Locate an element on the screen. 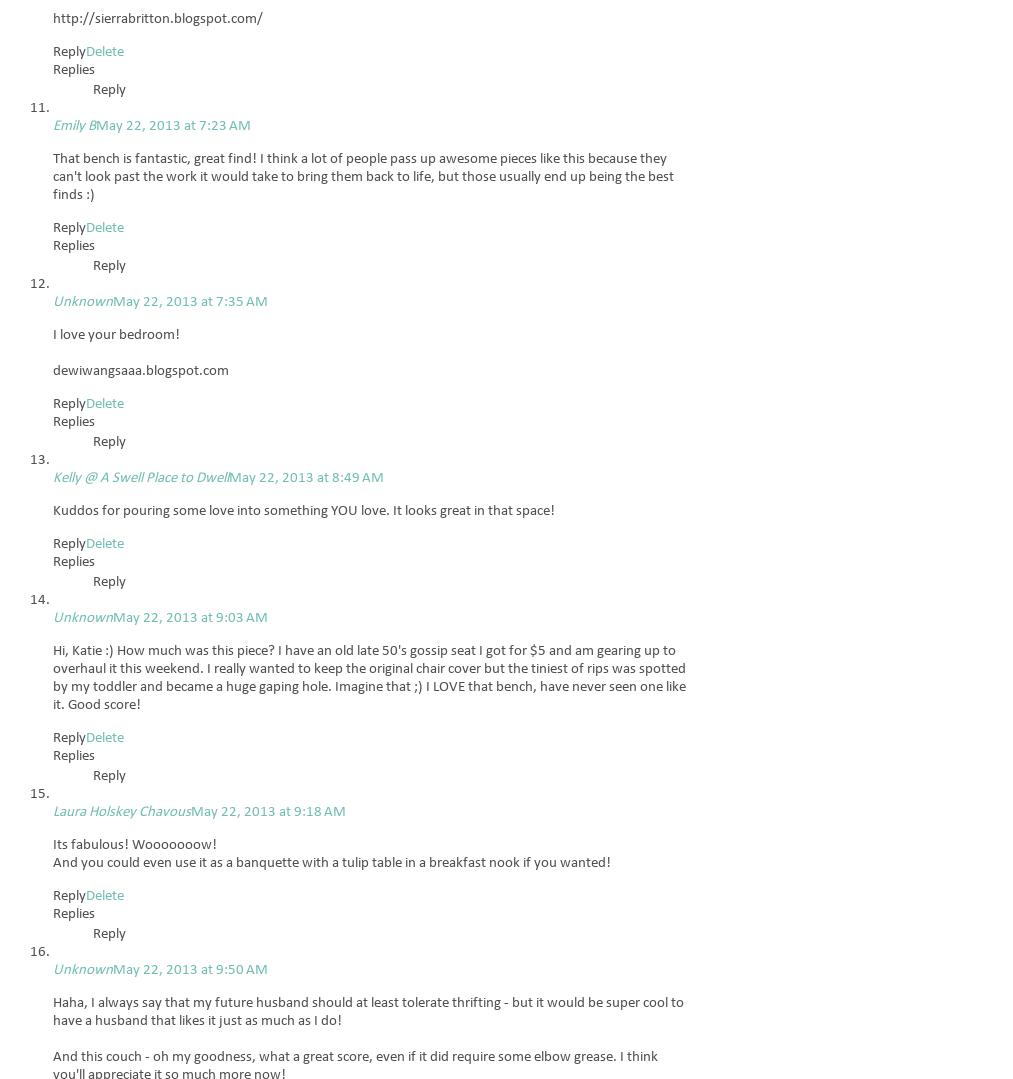 The image size is (1013, 1079). 'I love your bedroom!' is located at coordinates (51, 335).